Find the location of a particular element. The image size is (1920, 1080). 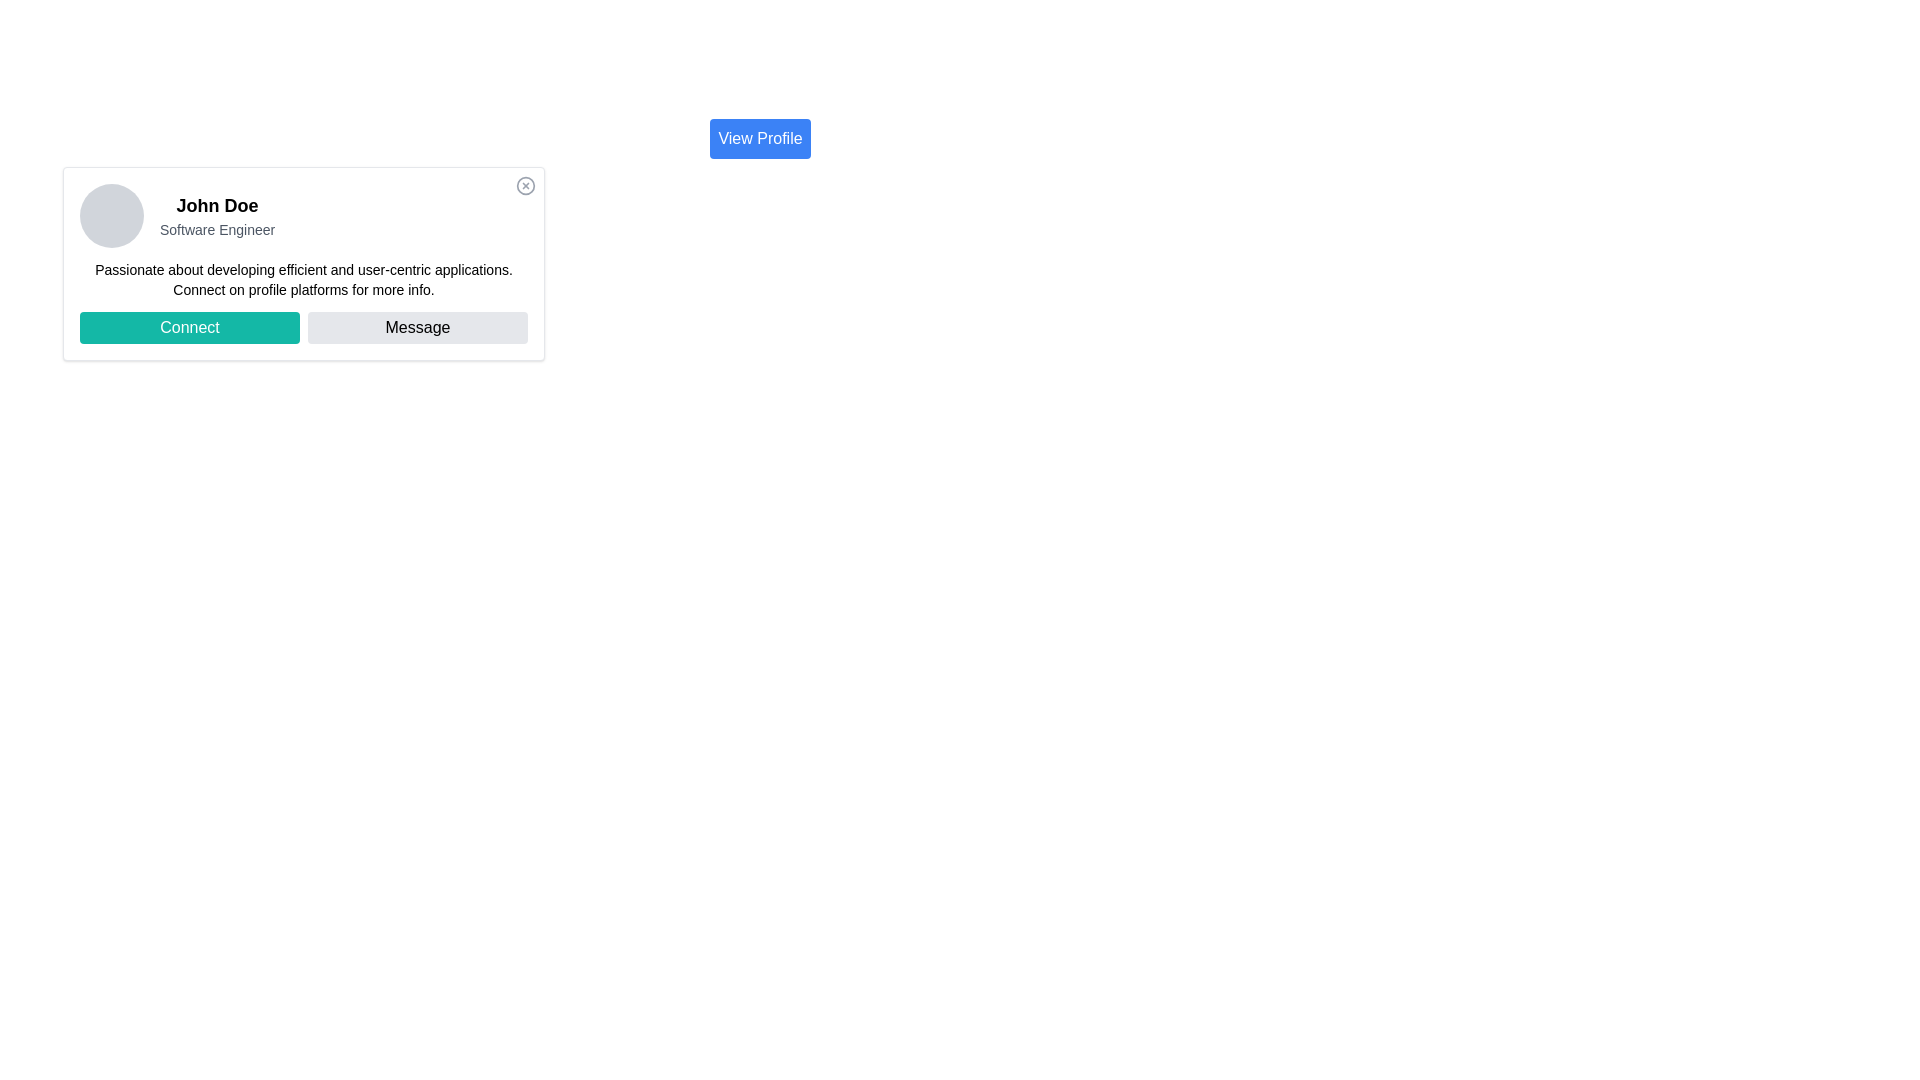

the rectangular button with a blue background and white text that reads 'View Profile' is located at coordinates (759, 137).